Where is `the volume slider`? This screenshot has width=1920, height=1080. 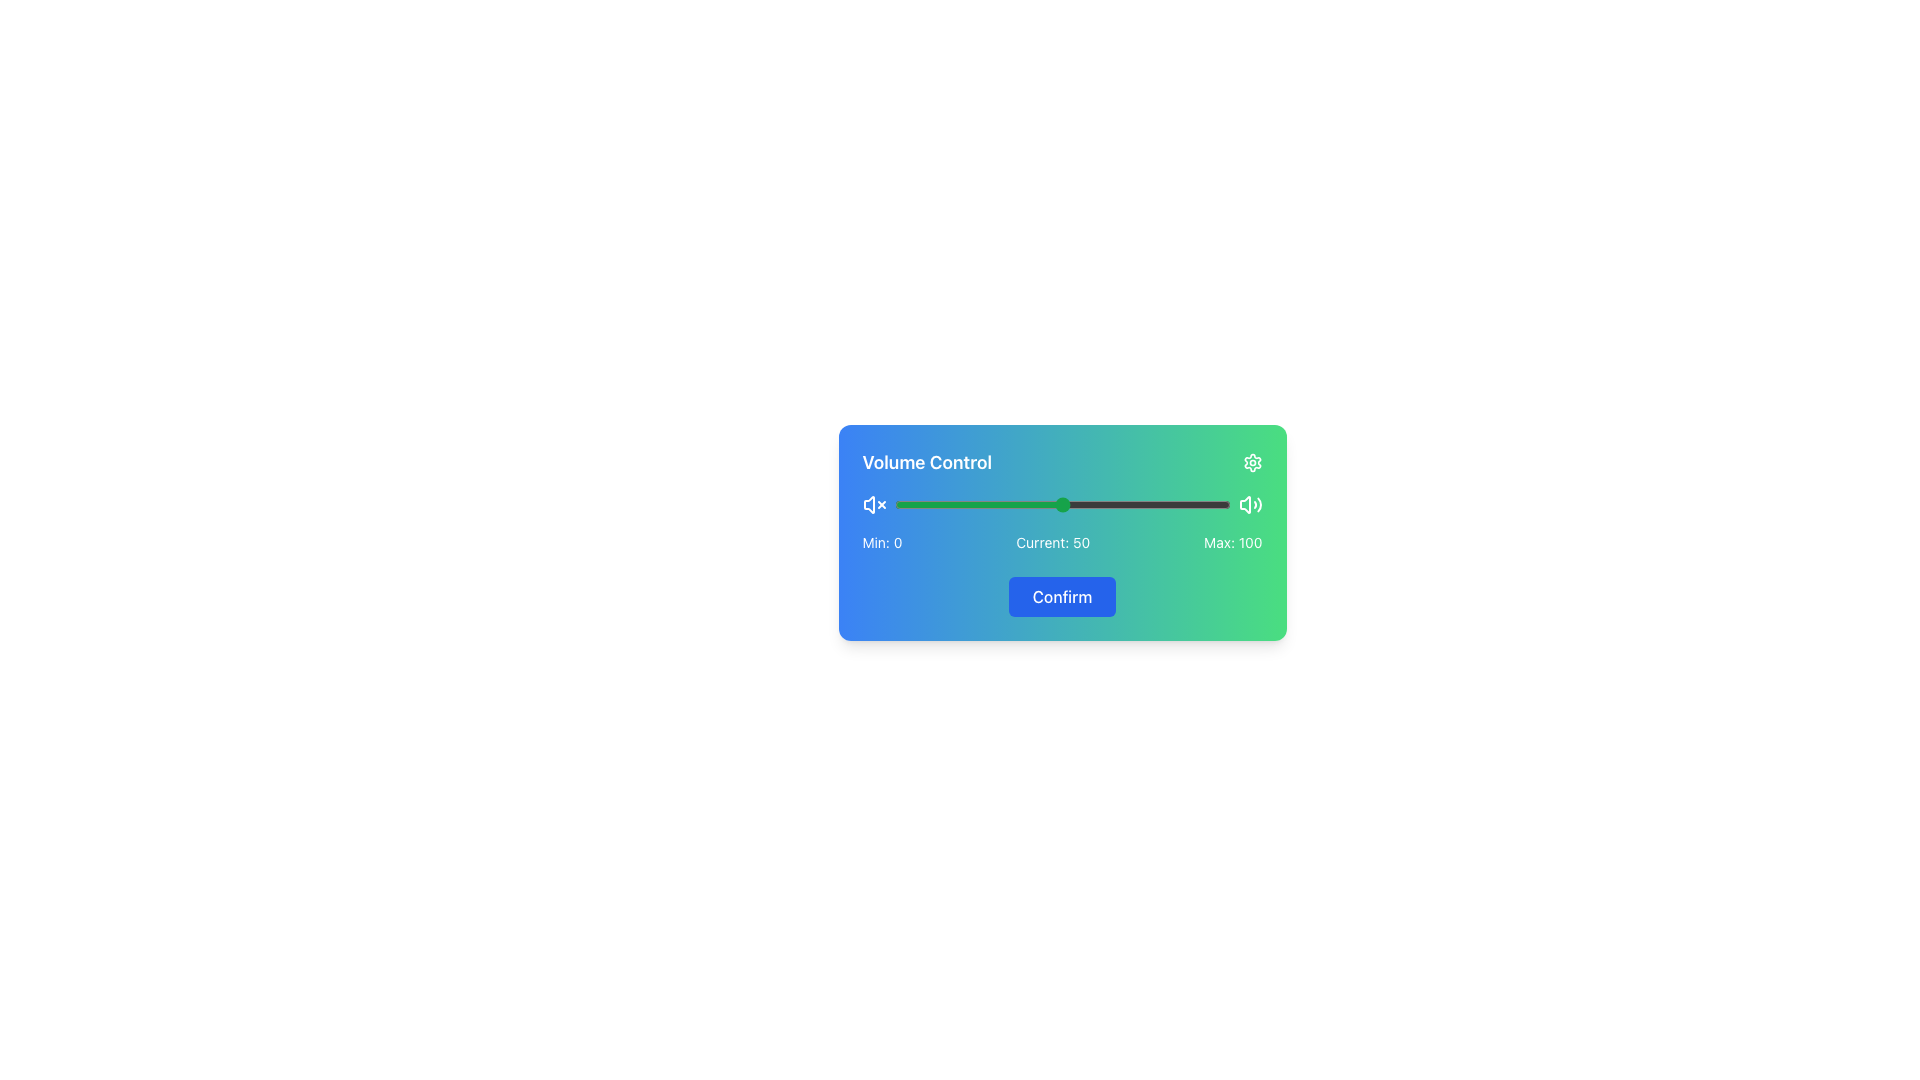 the volume slider is located at coordinates (964, 504).